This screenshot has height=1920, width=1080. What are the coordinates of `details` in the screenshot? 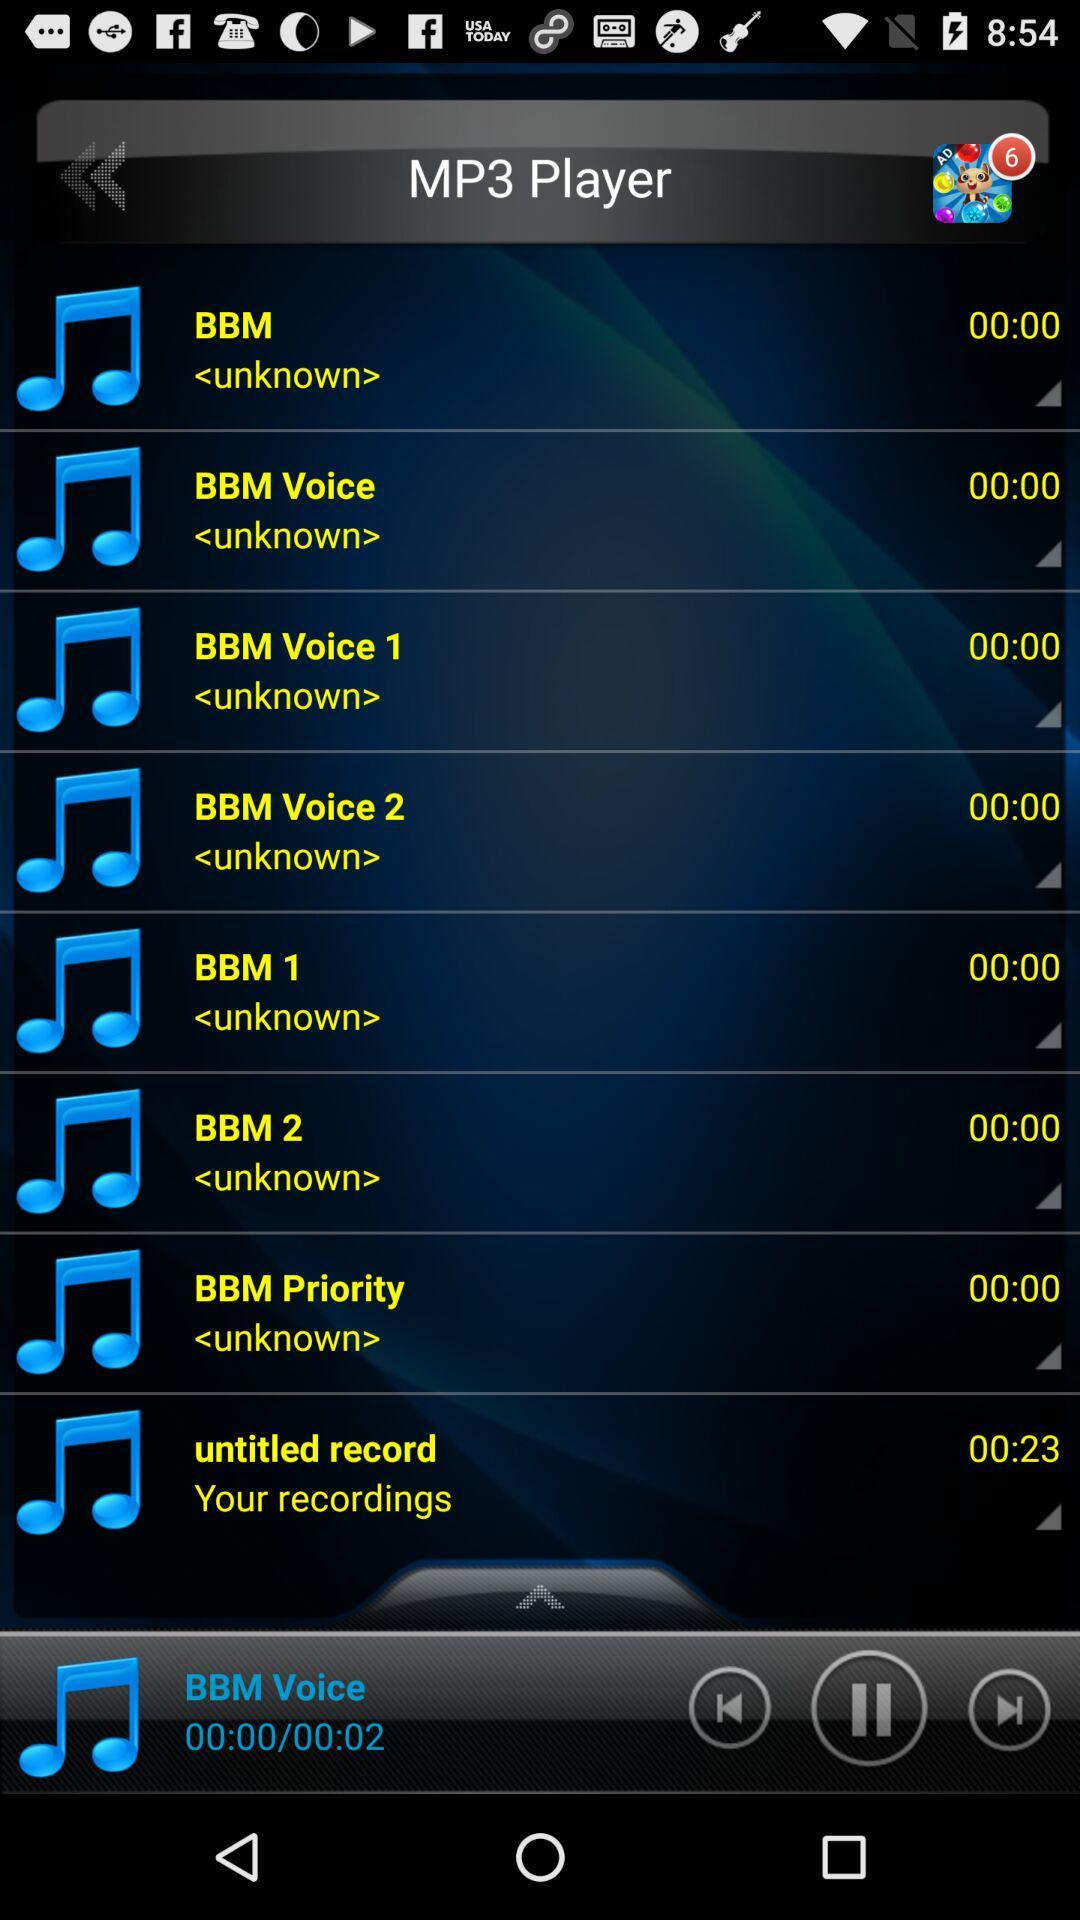 It's located at (1031, 1021).